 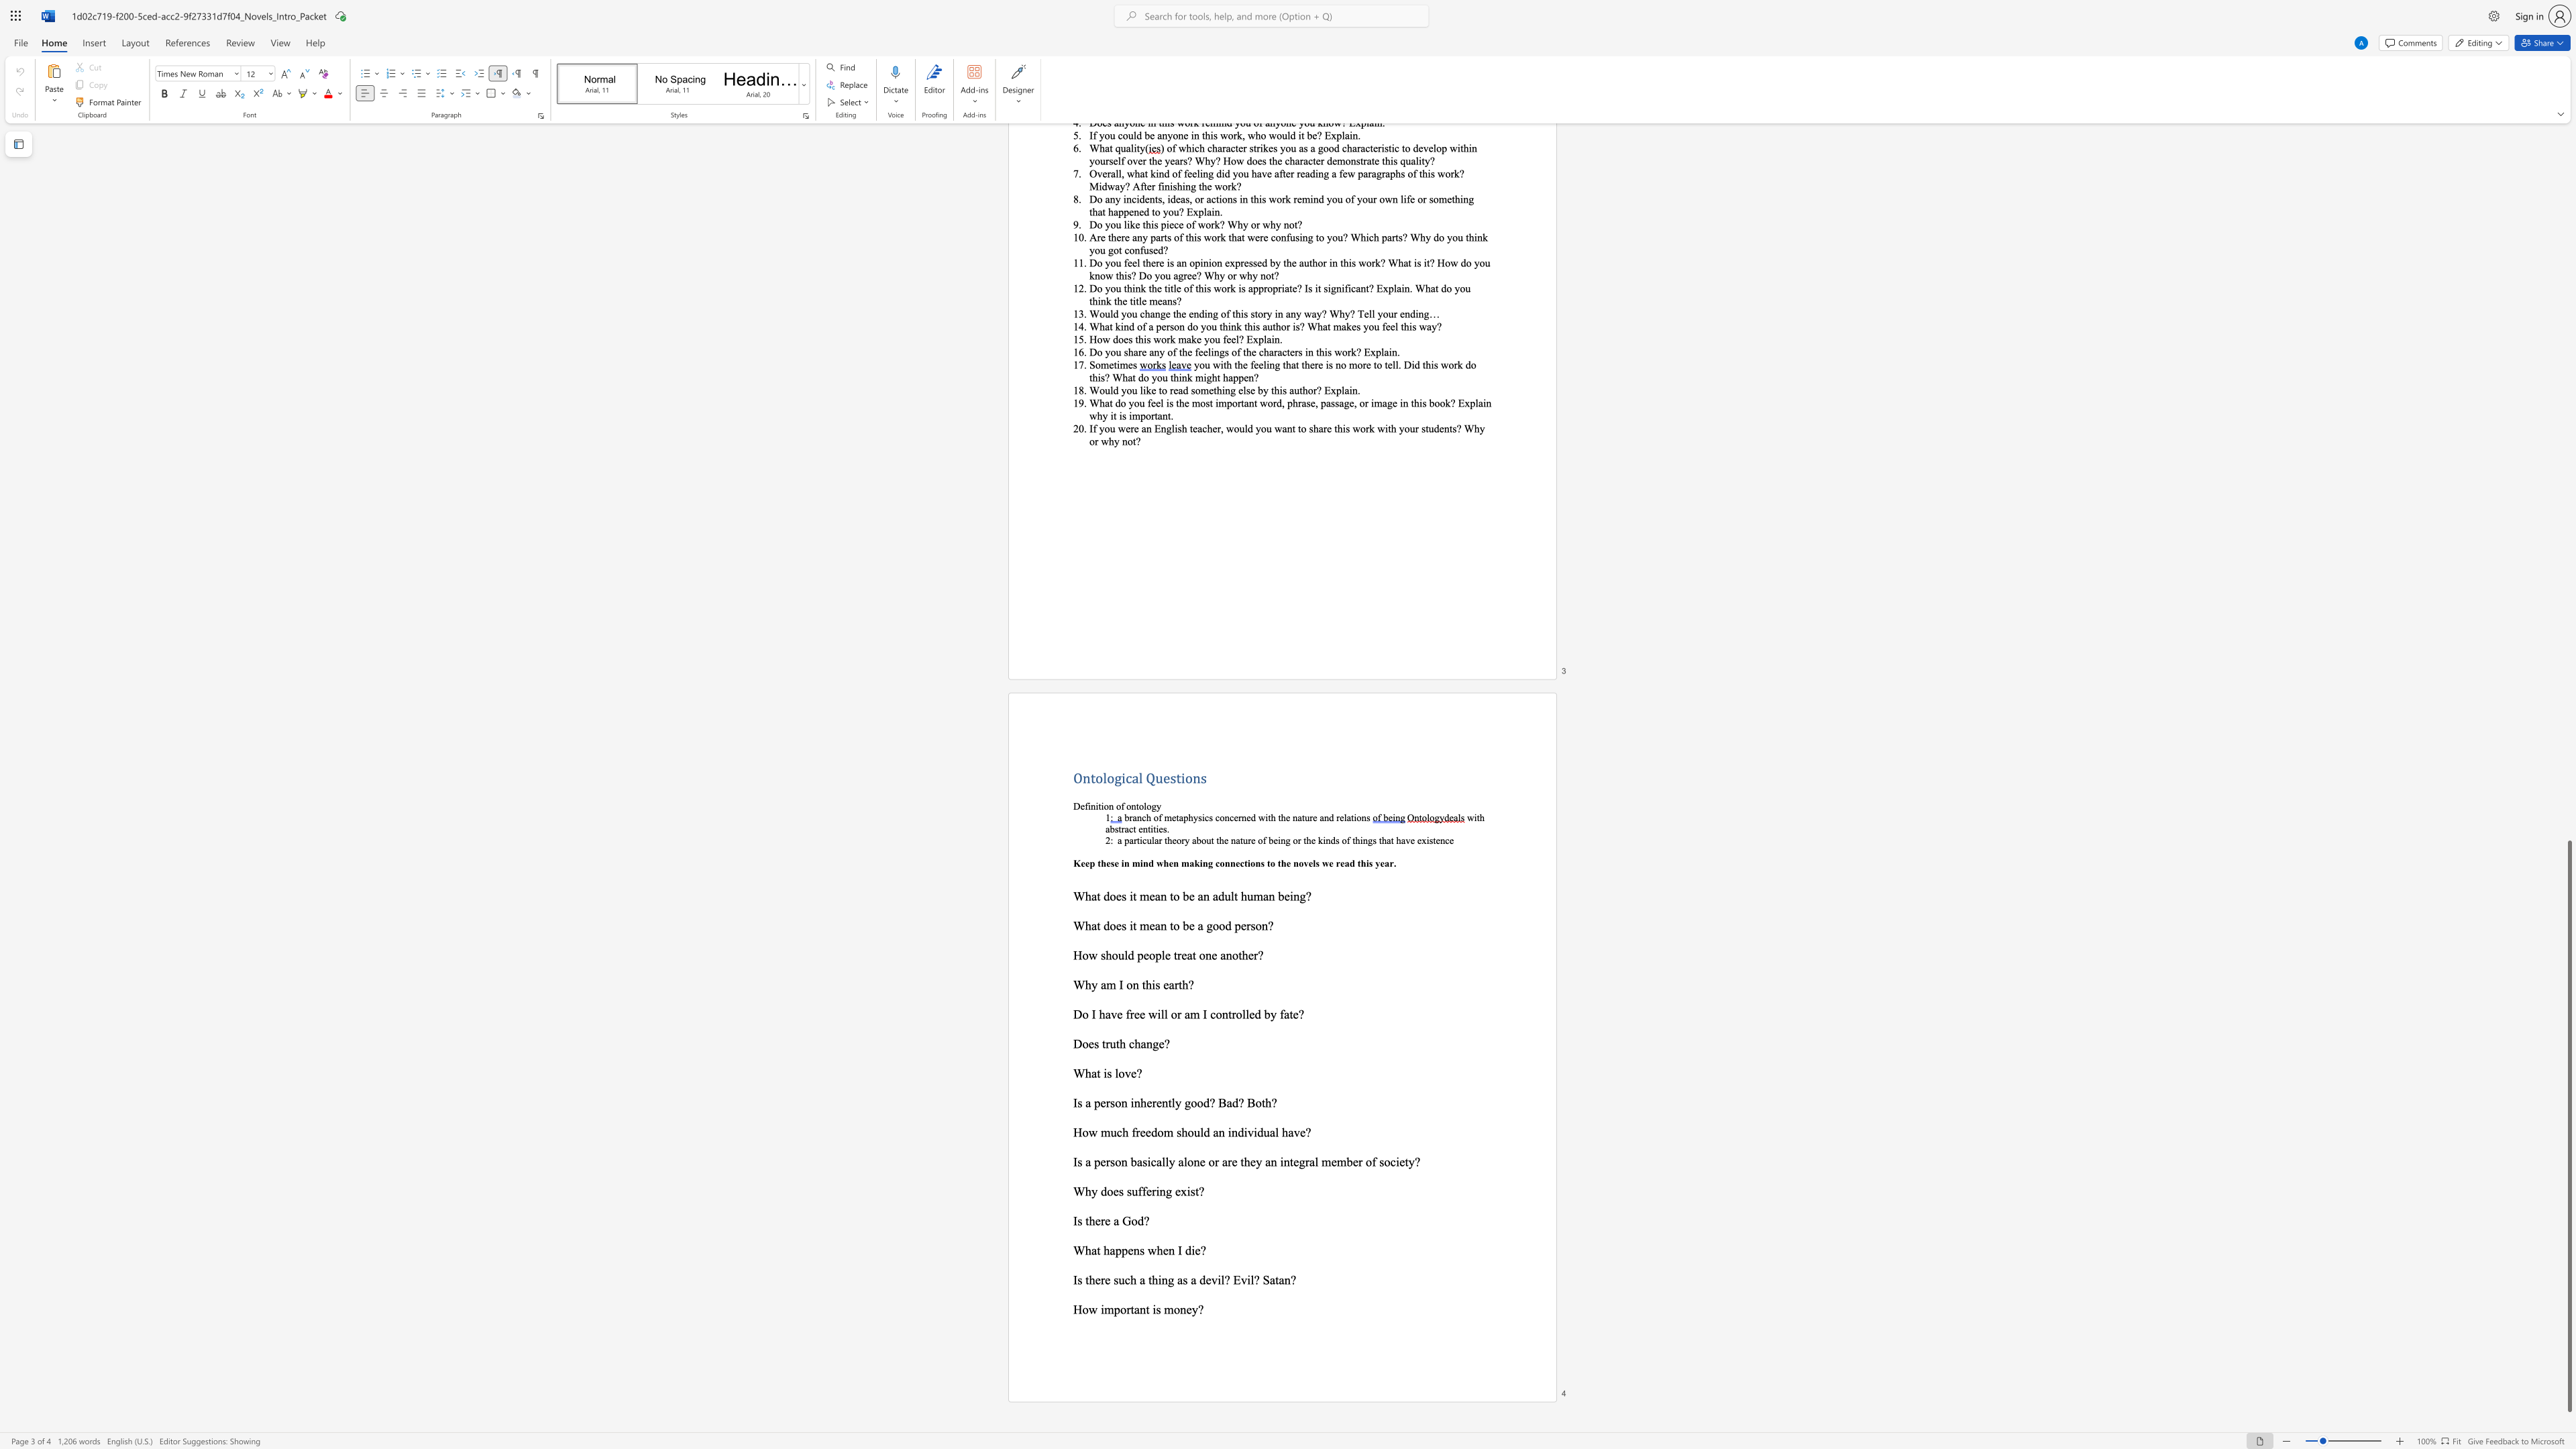 What do you see at coordinates (1245, 1132) in the screenshot?
I see `the 2th character "i" in the text` at bounding box center [1245, 1132].